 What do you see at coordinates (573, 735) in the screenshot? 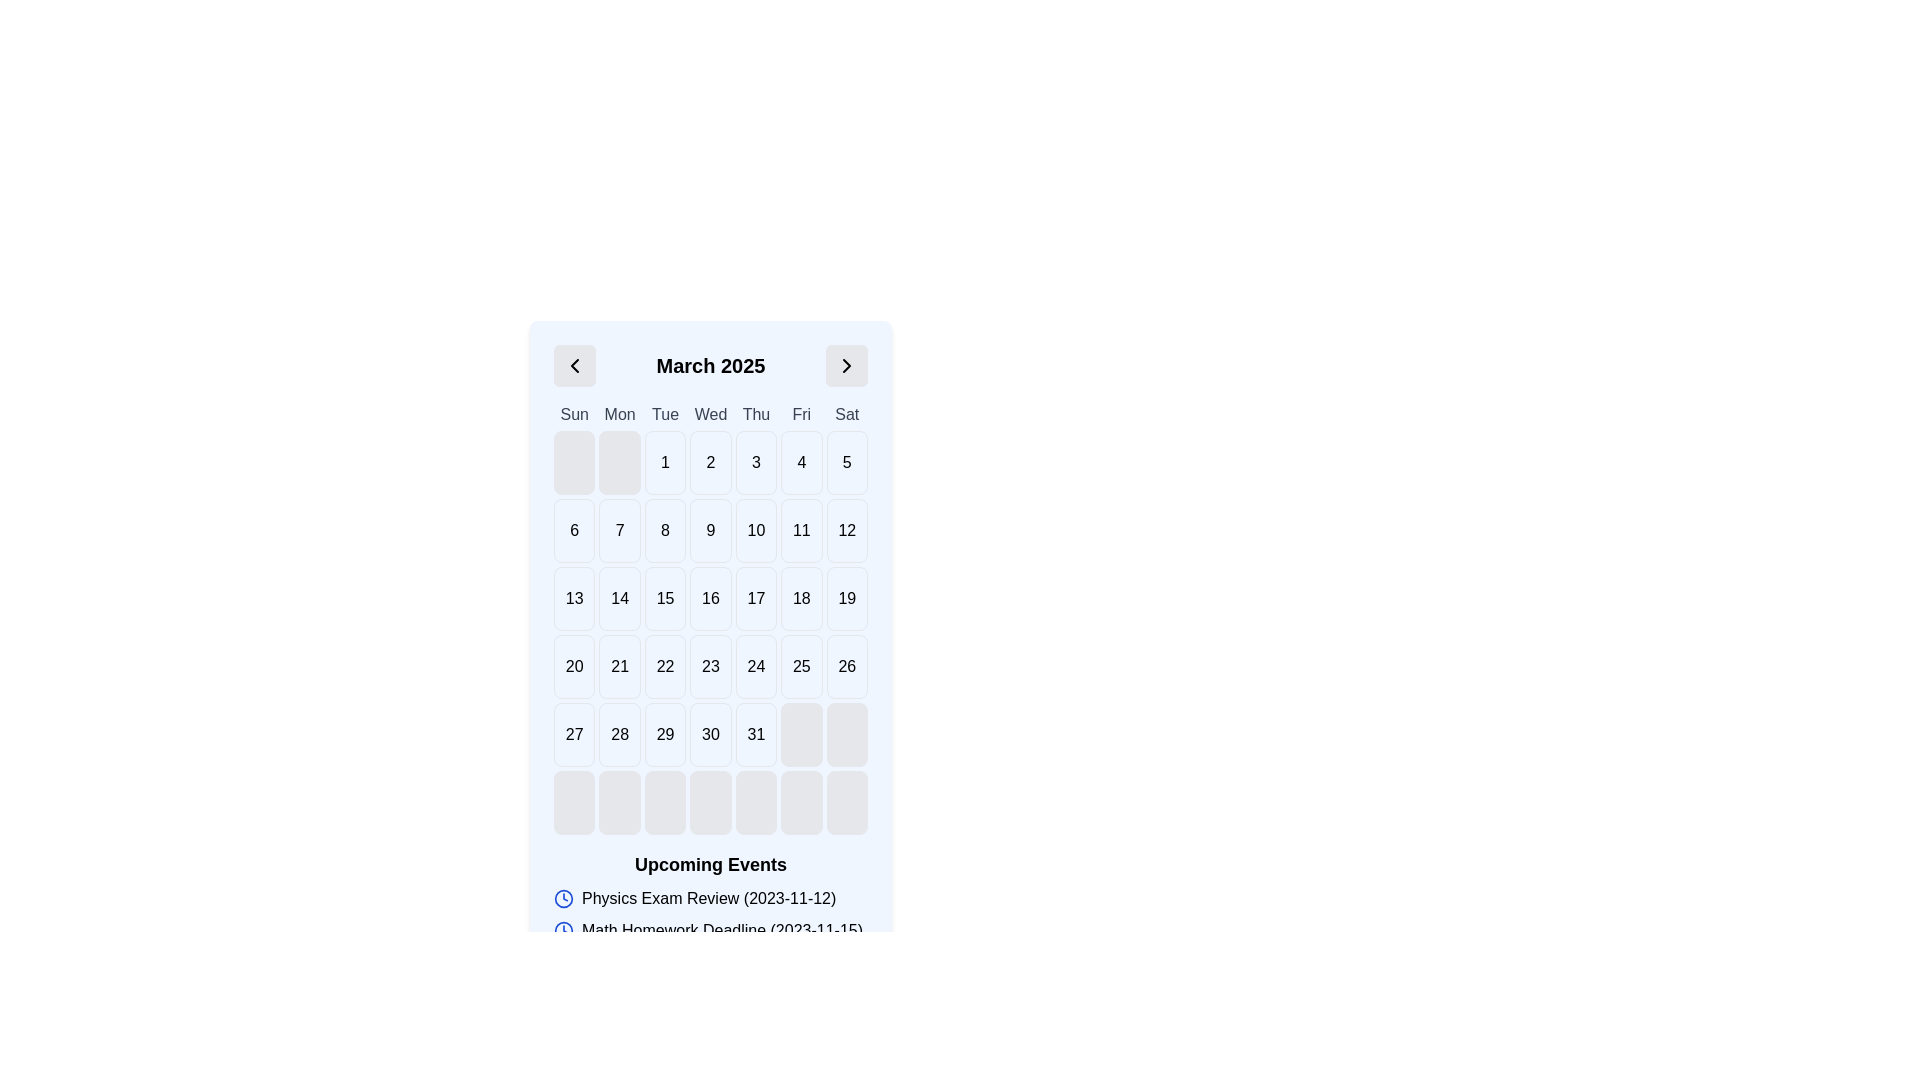
I see `the interactive calendar cell displaying the number '27' in the bottom row of the calendar grid` at bounding box center [573, 735].